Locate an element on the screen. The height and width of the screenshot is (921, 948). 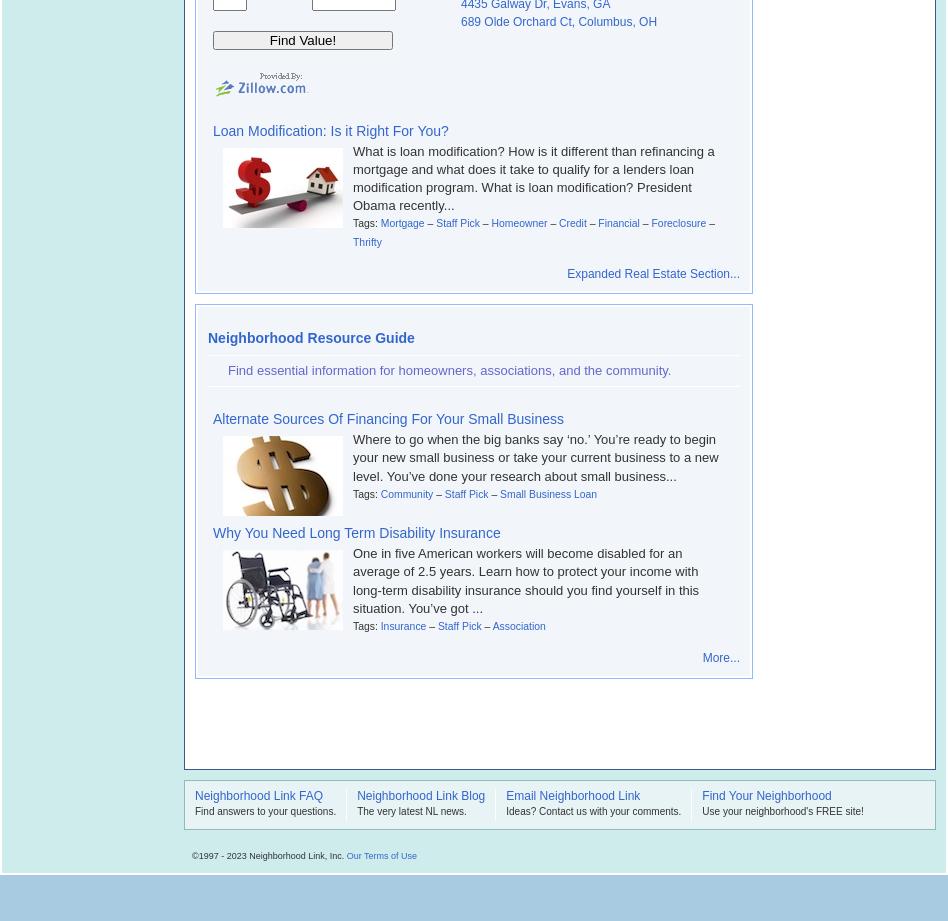
'Insurance' is located at coordinates (401, 625).